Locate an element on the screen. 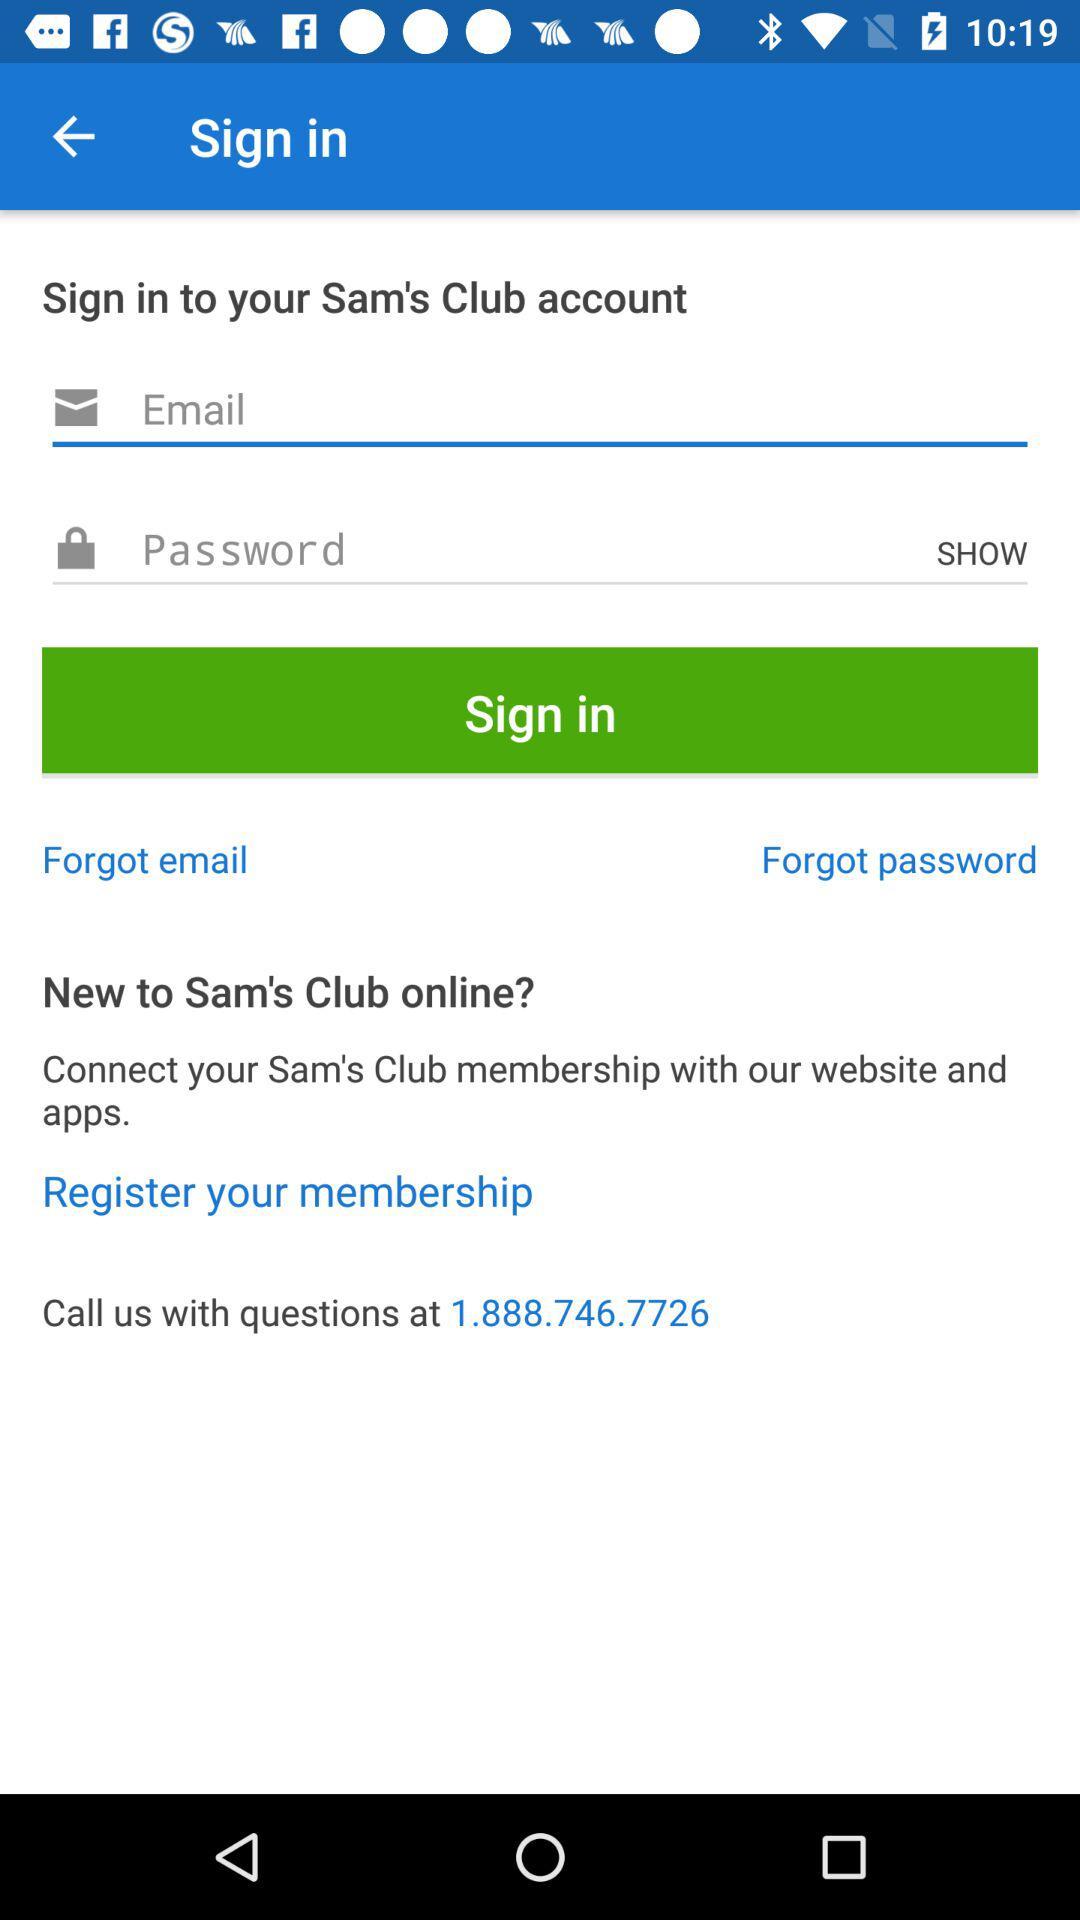 Image resolution: width=1080 pixels, height=1920 pixels. show item is located at coordinates (986, 552).